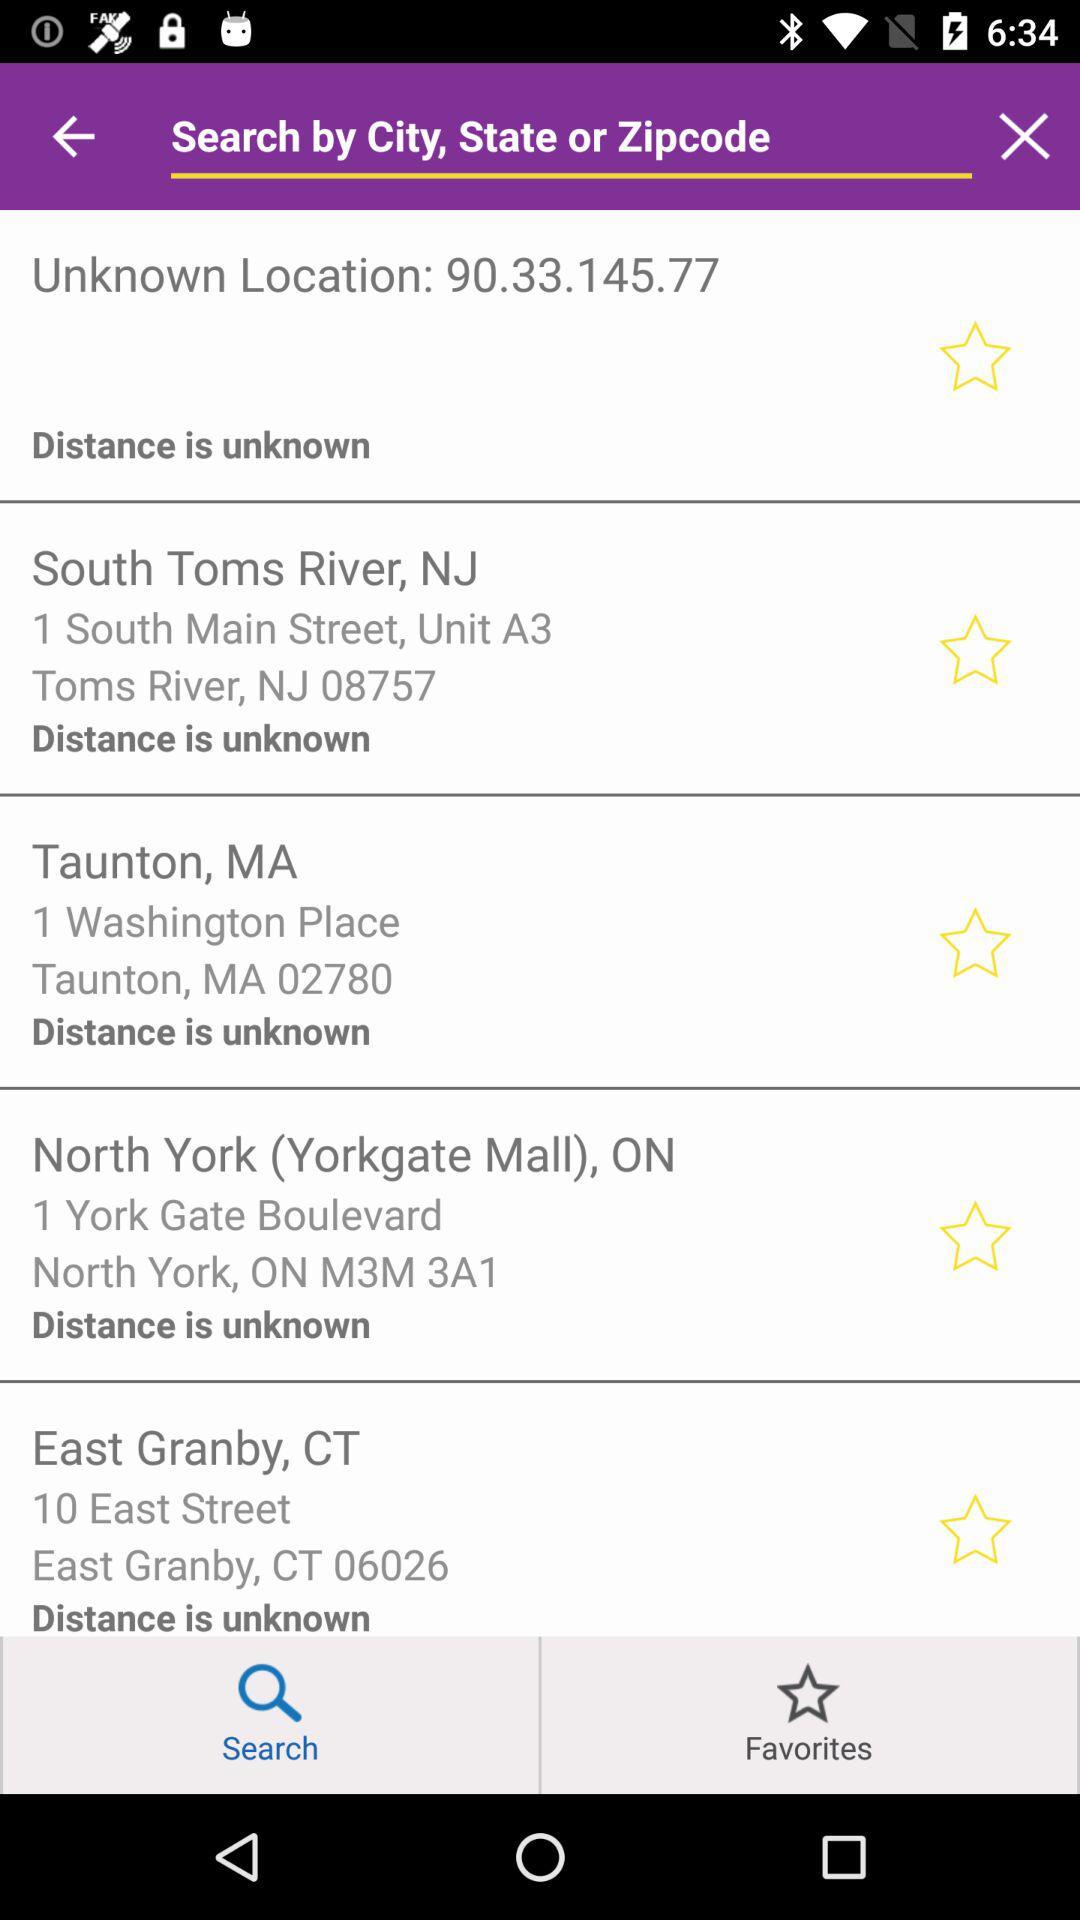  Describe the element at coordinates (470, 390) in the screenshot. I see `icon above the distance is unknown` at that location.